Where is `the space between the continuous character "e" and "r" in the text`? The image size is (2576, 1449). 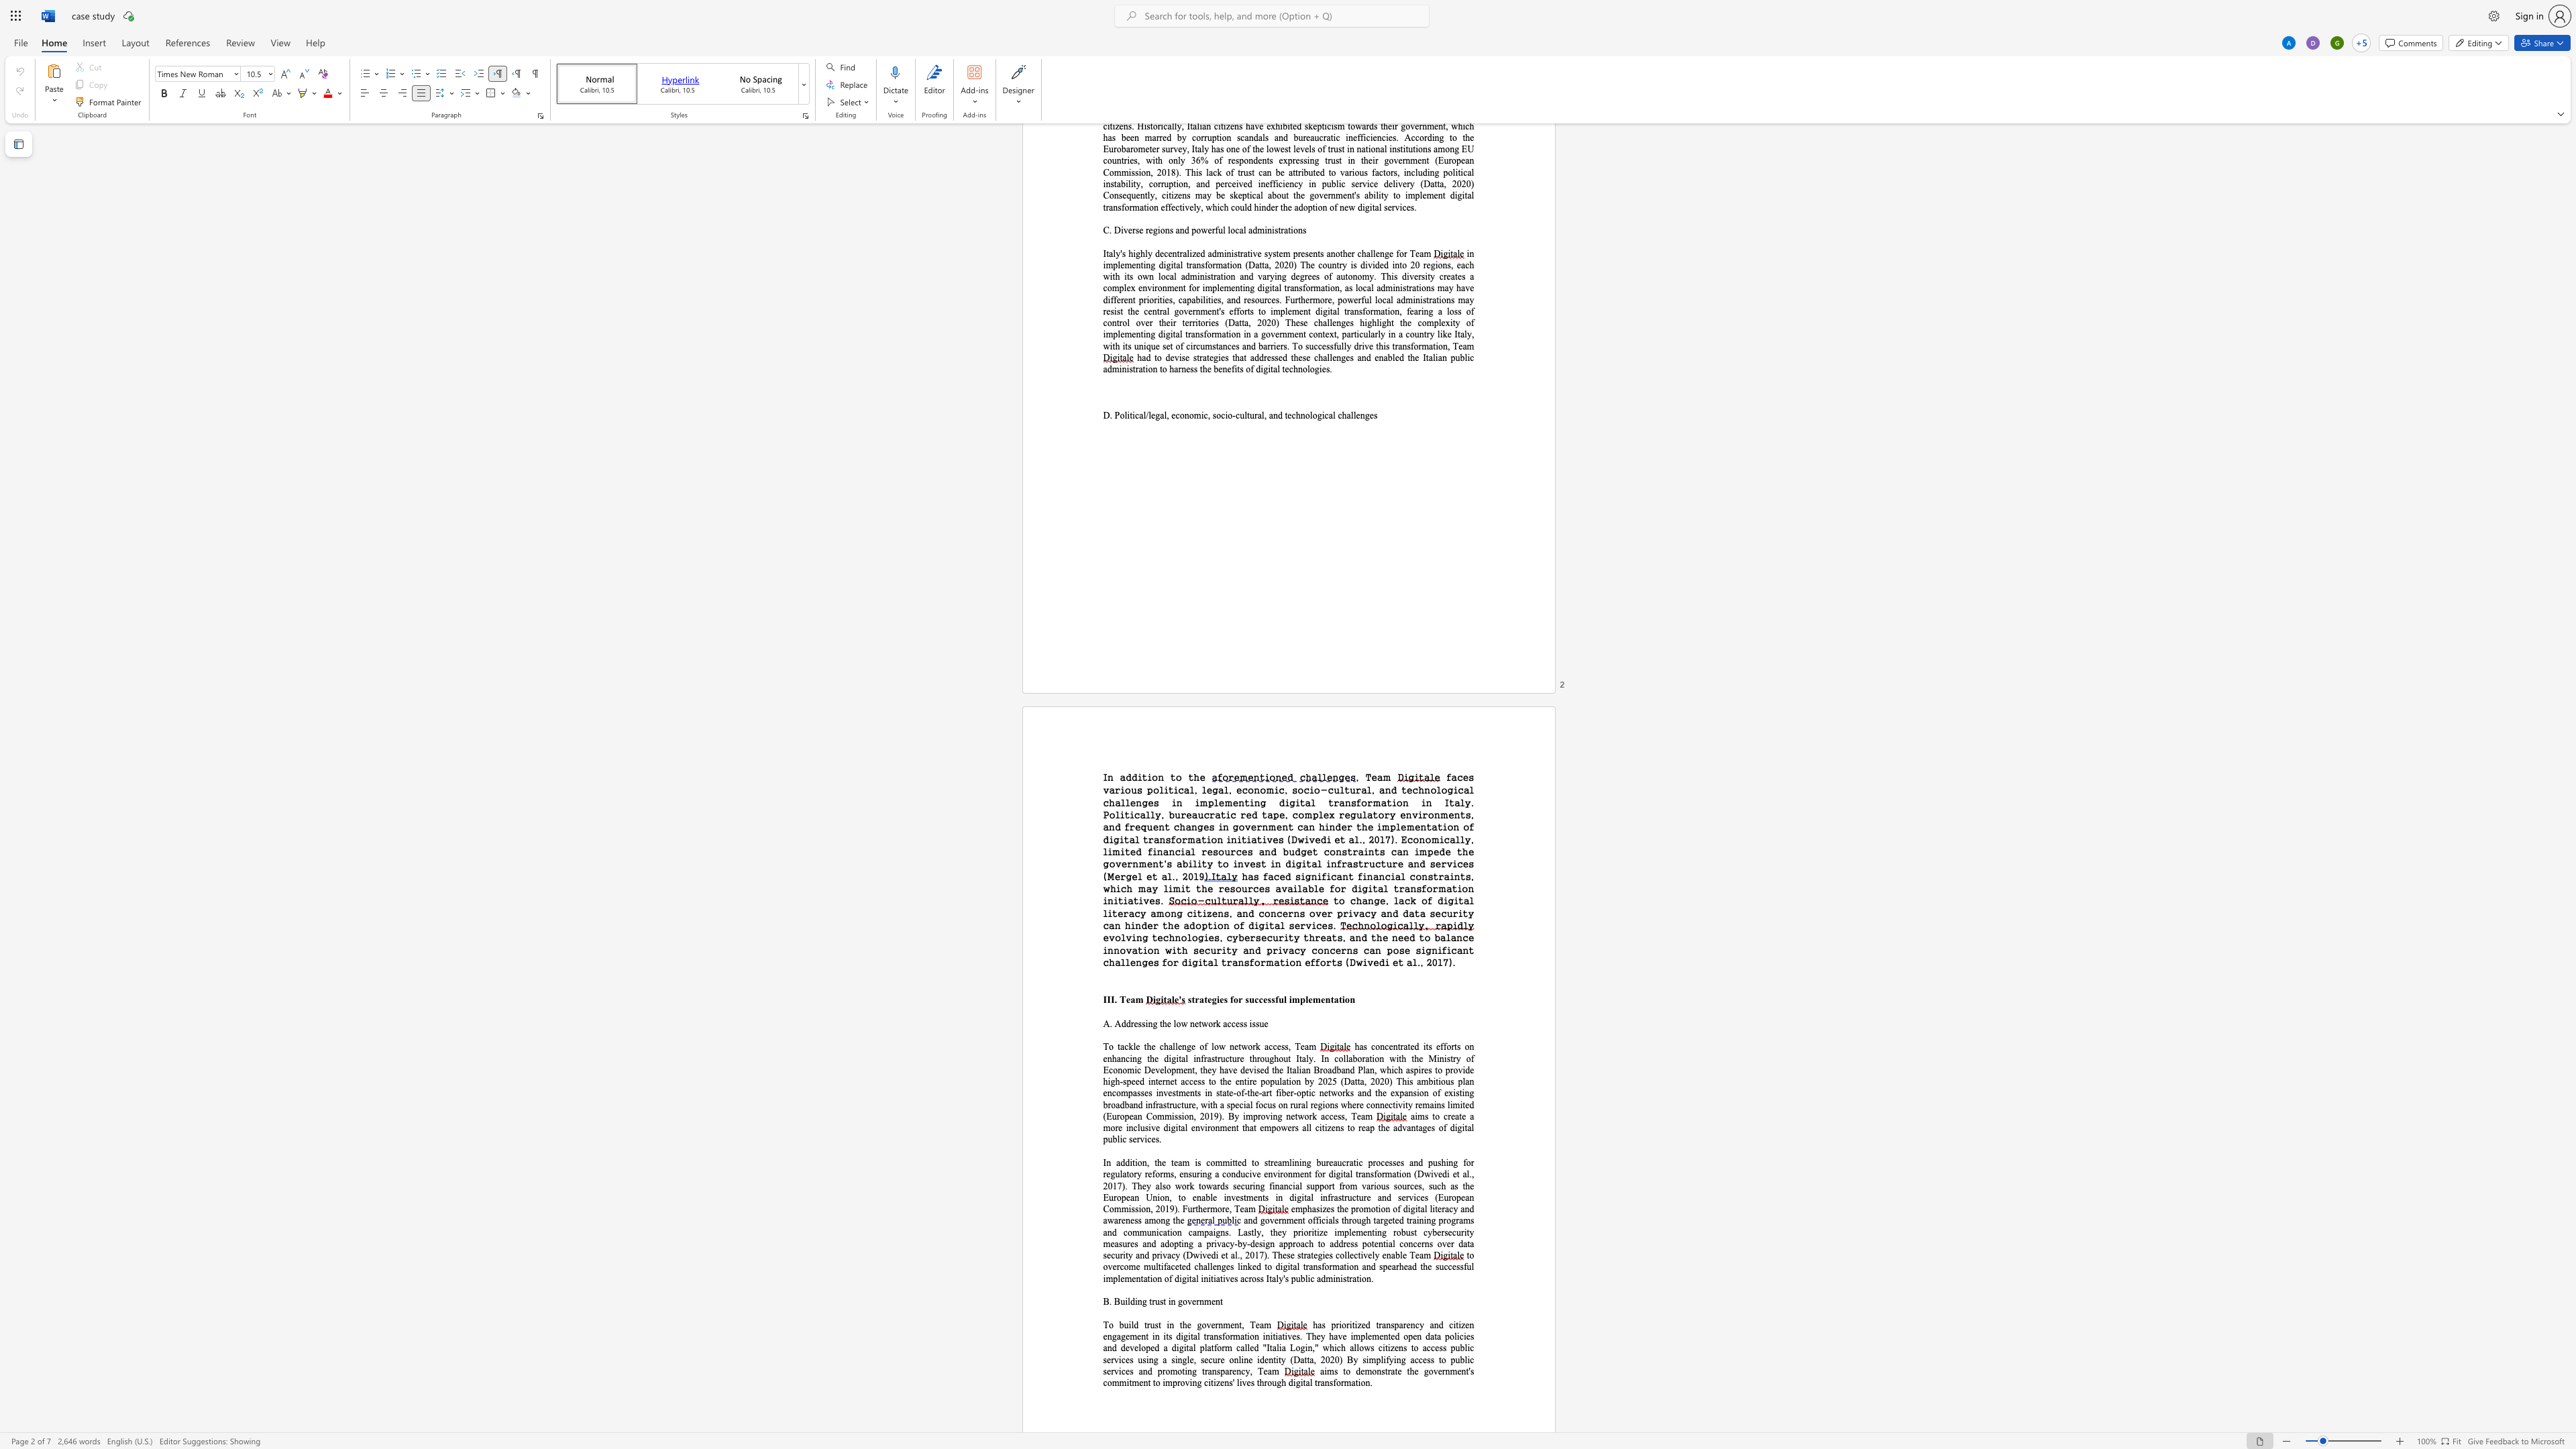 the space between the continuous character "e" and "r" in the text is located at coordinates (1440, 1208).